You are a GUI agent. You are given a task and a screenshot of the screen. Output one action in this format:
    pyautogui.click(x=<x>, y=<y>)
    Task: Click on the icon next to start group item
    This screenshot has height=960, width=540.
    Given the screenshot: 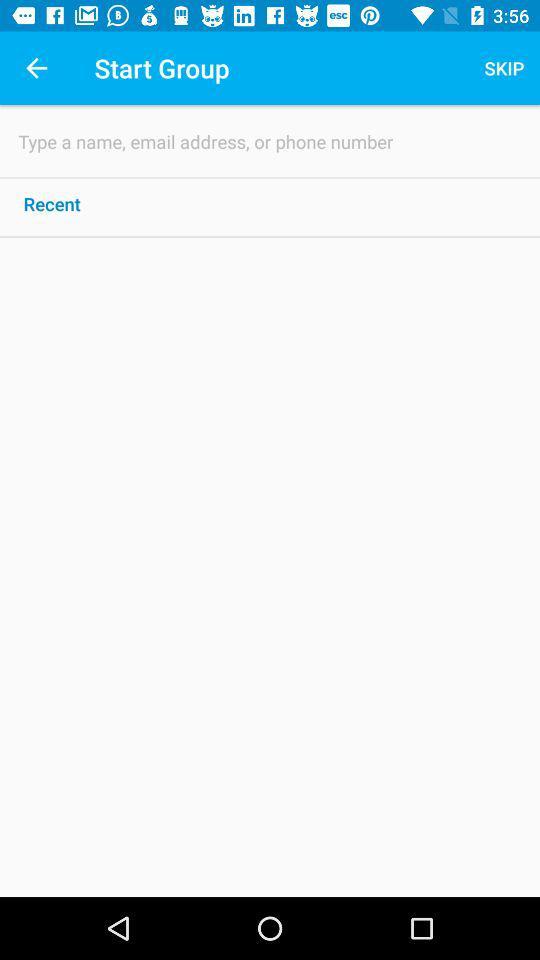 What is the action you would take?
    pyautogui.click(x=36, y=68)
    